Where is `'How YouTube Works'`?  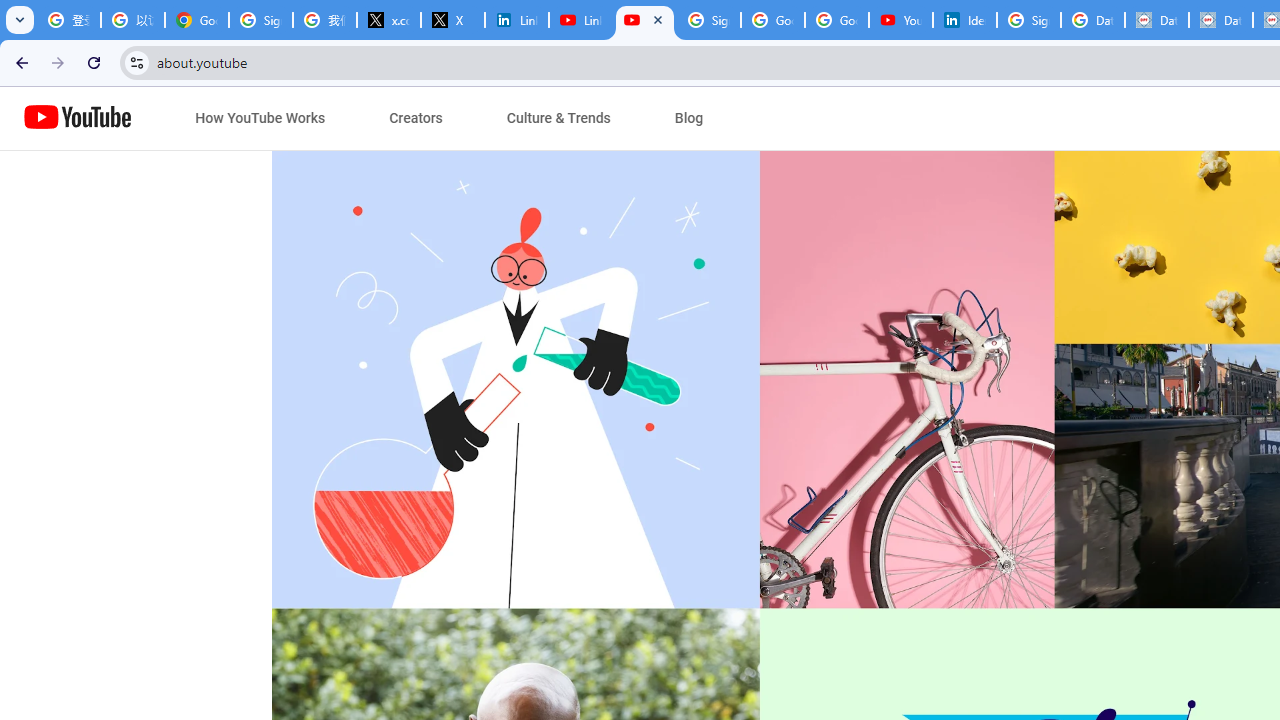
'How YouTube Works' is located at coordinates (259, 118).